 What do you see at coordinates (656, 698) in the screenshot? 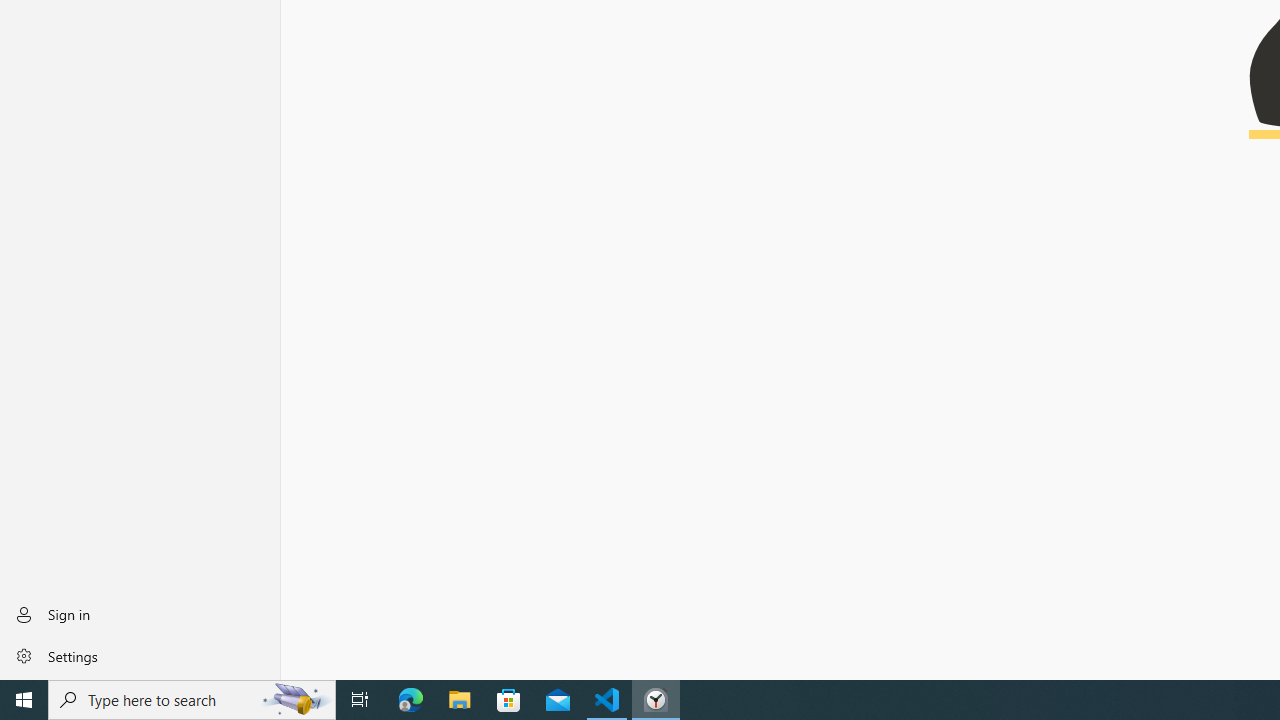
I see `'Clock - 1 running window'` at bounding box center [656, 698].